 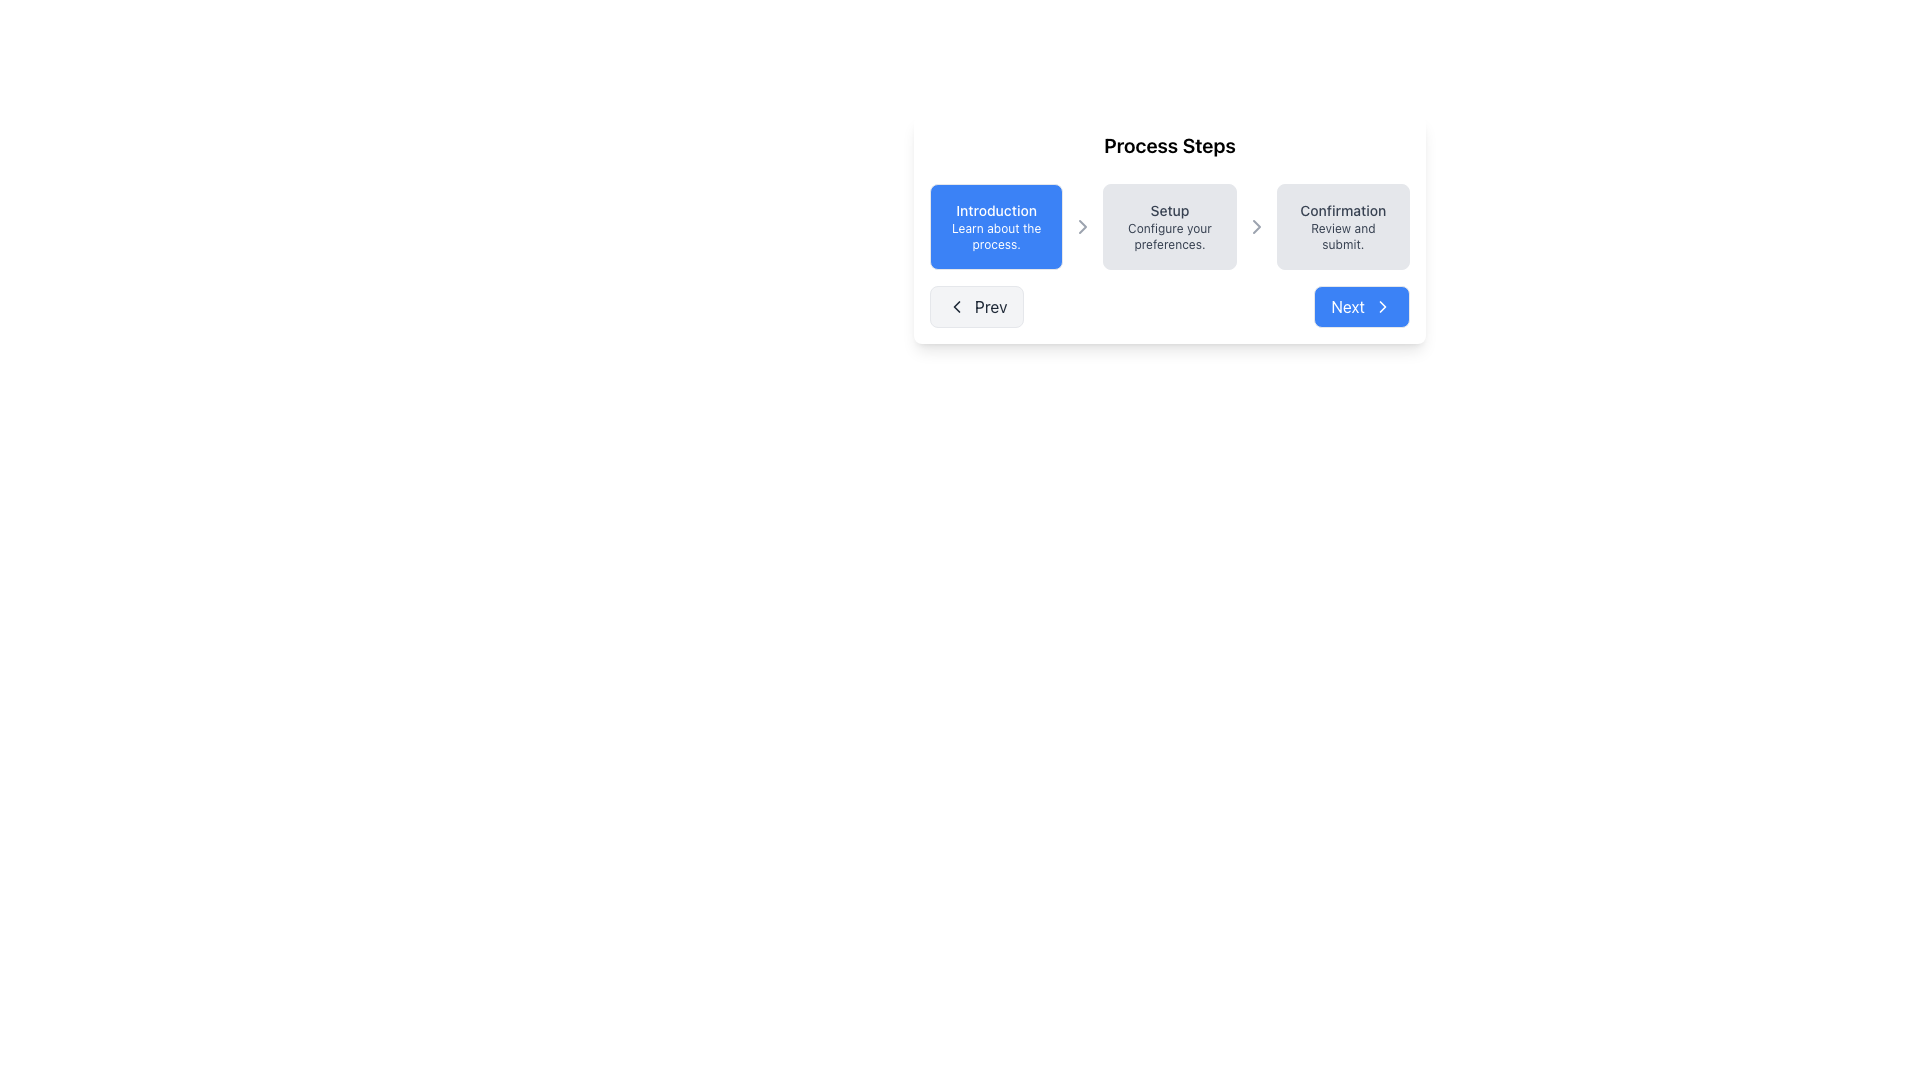 I want to click on the small gray rightward triangle arrow icon located between the 'Introduction' and 'Setup' panels in the process step bar to trigger a tooltip, so click(x=1082, y=226).